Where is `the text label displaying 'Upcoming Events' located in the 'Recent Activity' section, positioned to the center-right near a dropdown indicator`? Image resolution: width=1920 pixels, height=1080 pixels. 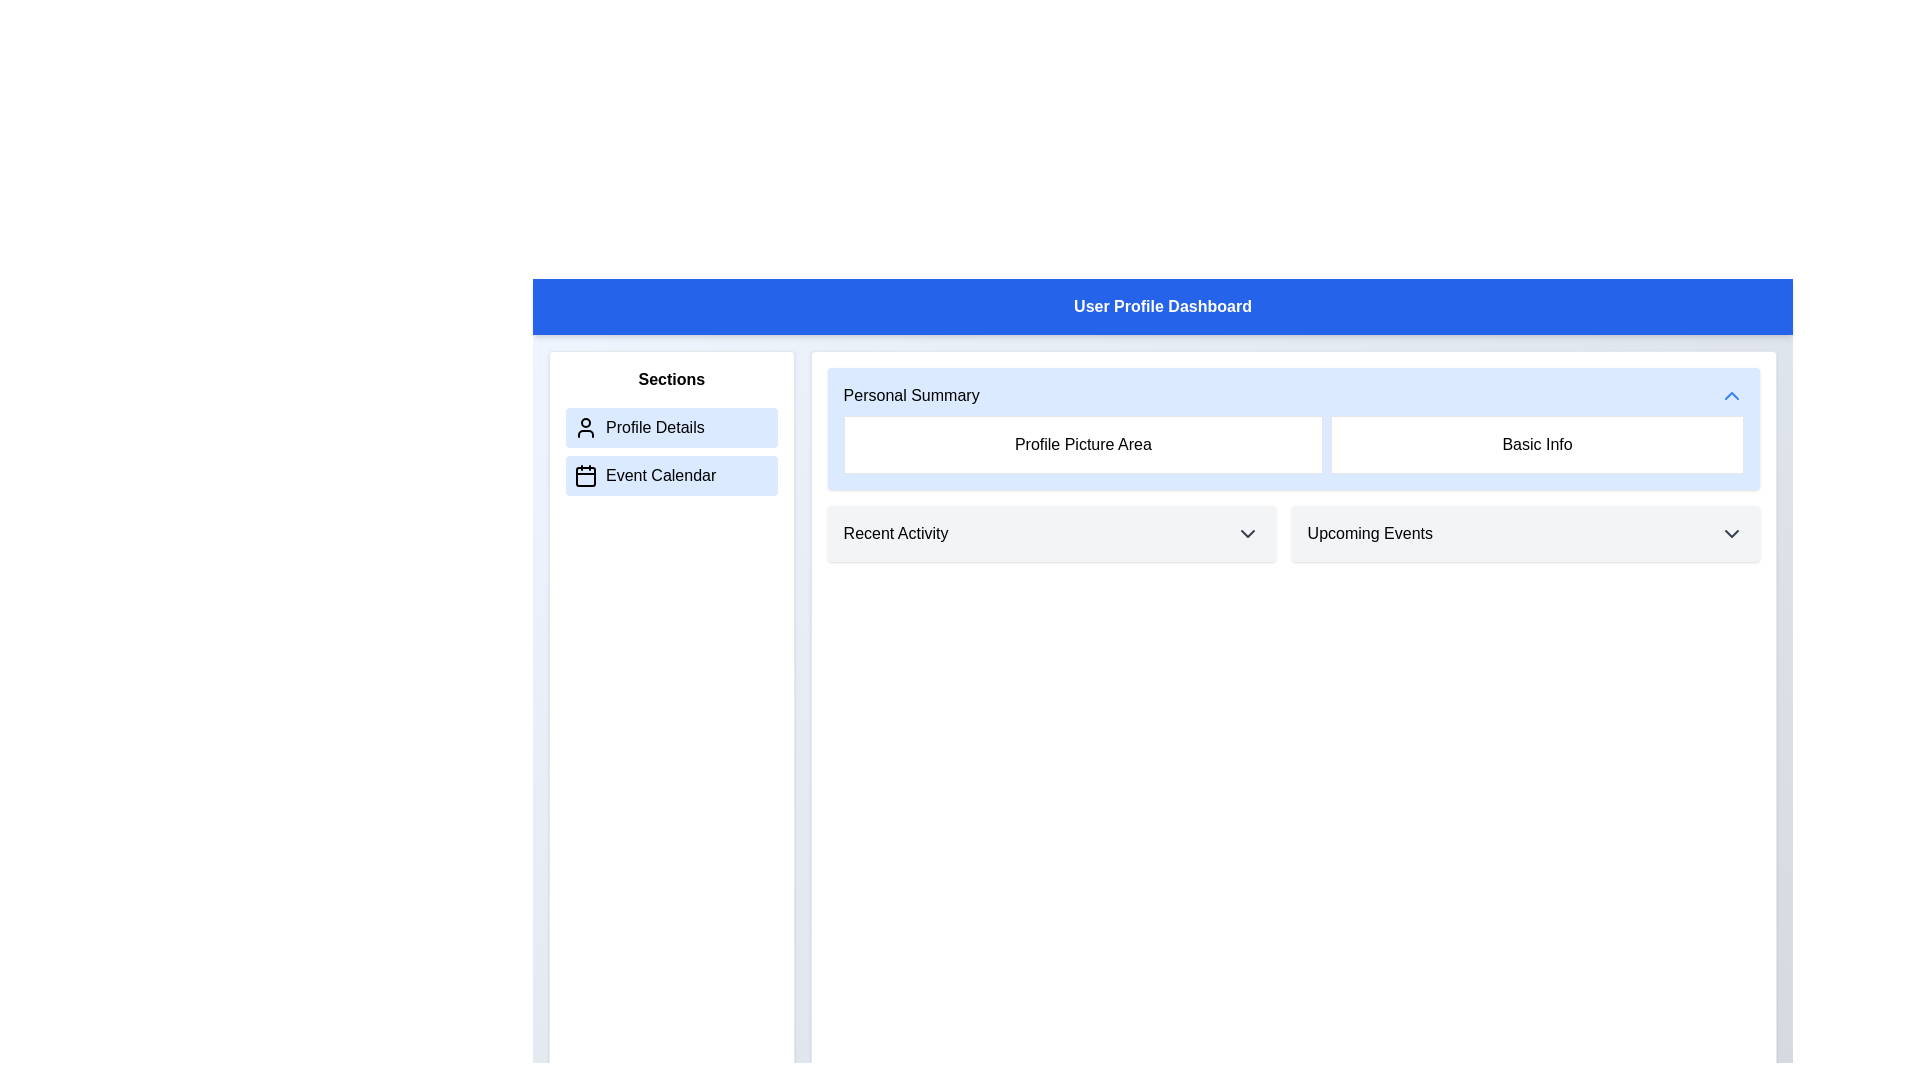
the text label displaying 'Upcoming Events' located in the 'Recent Activity' section, positioned to the center-right near a dropdown indicator is located at coordinates (1369, 532).